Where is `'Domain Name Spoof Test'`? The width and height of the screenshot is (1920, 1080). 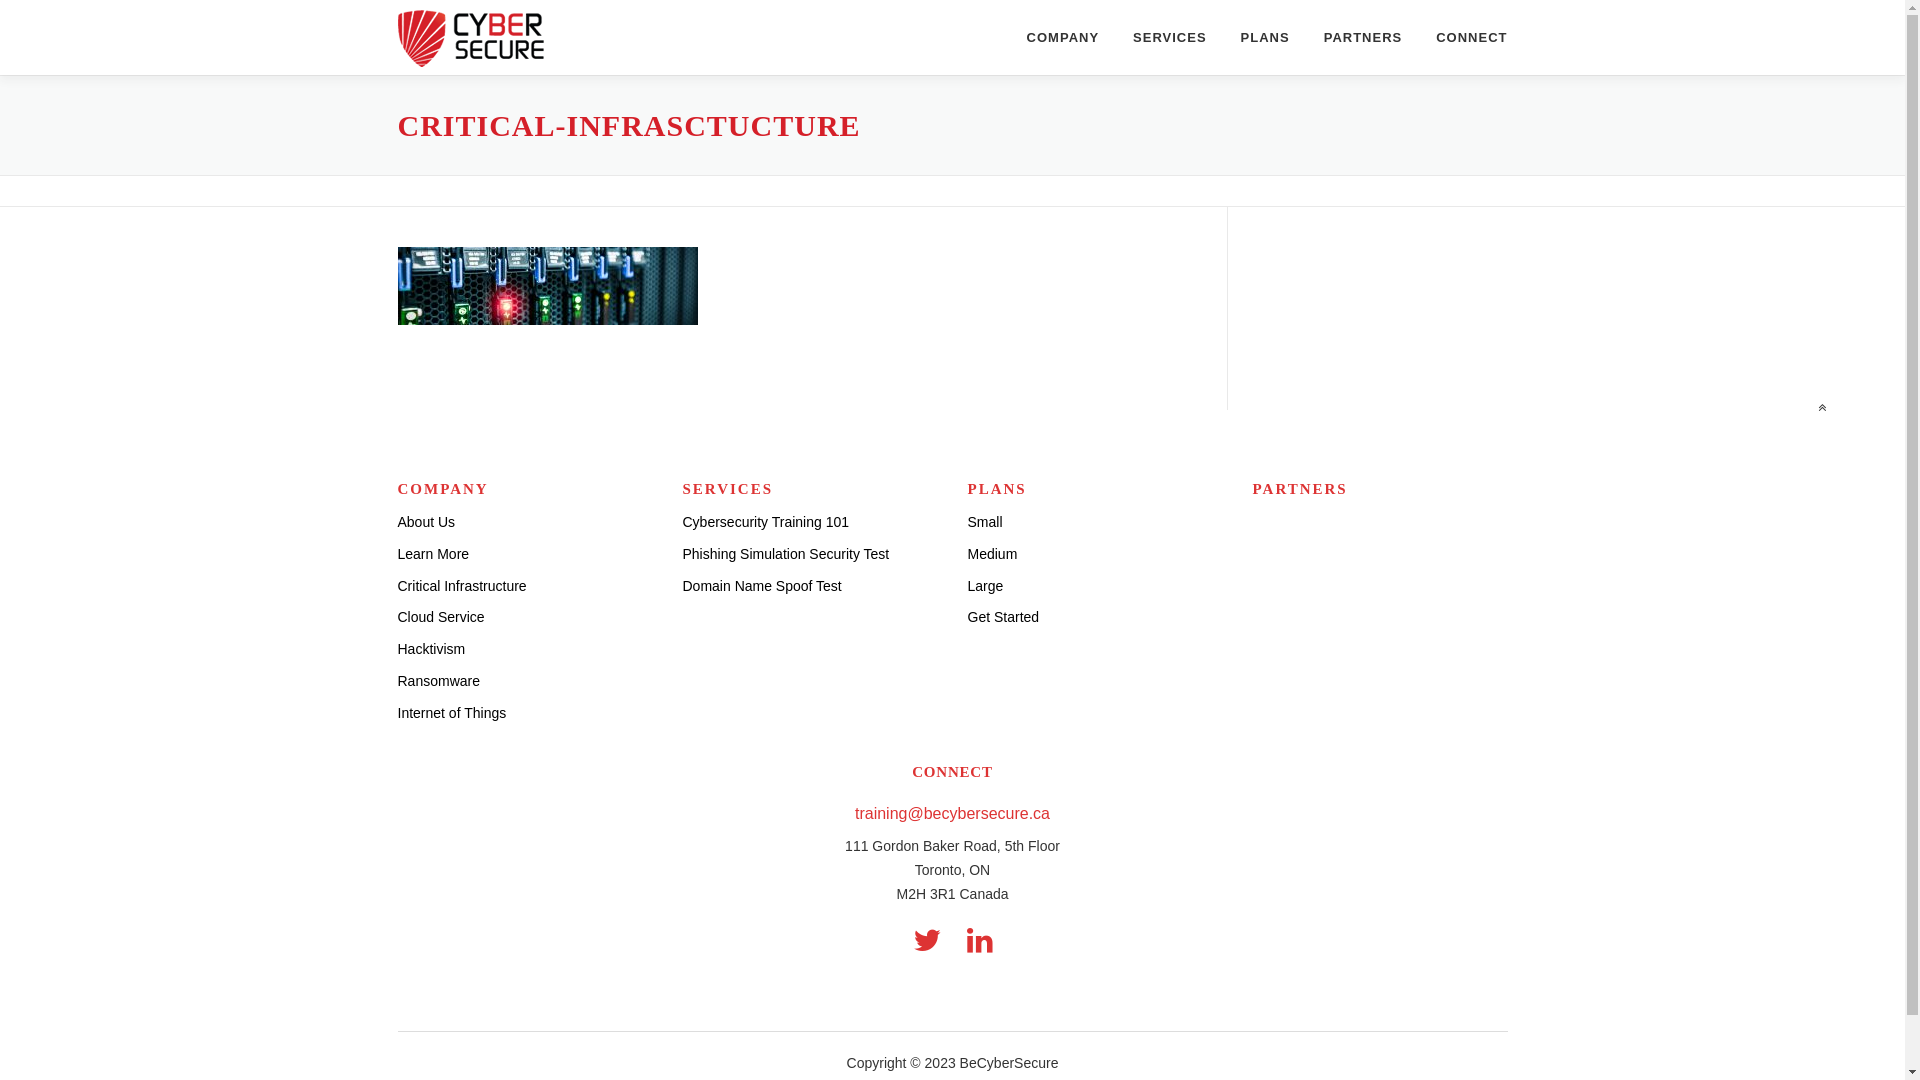
'Domain Name Spoof Test' is located at coordinates (760, 585).